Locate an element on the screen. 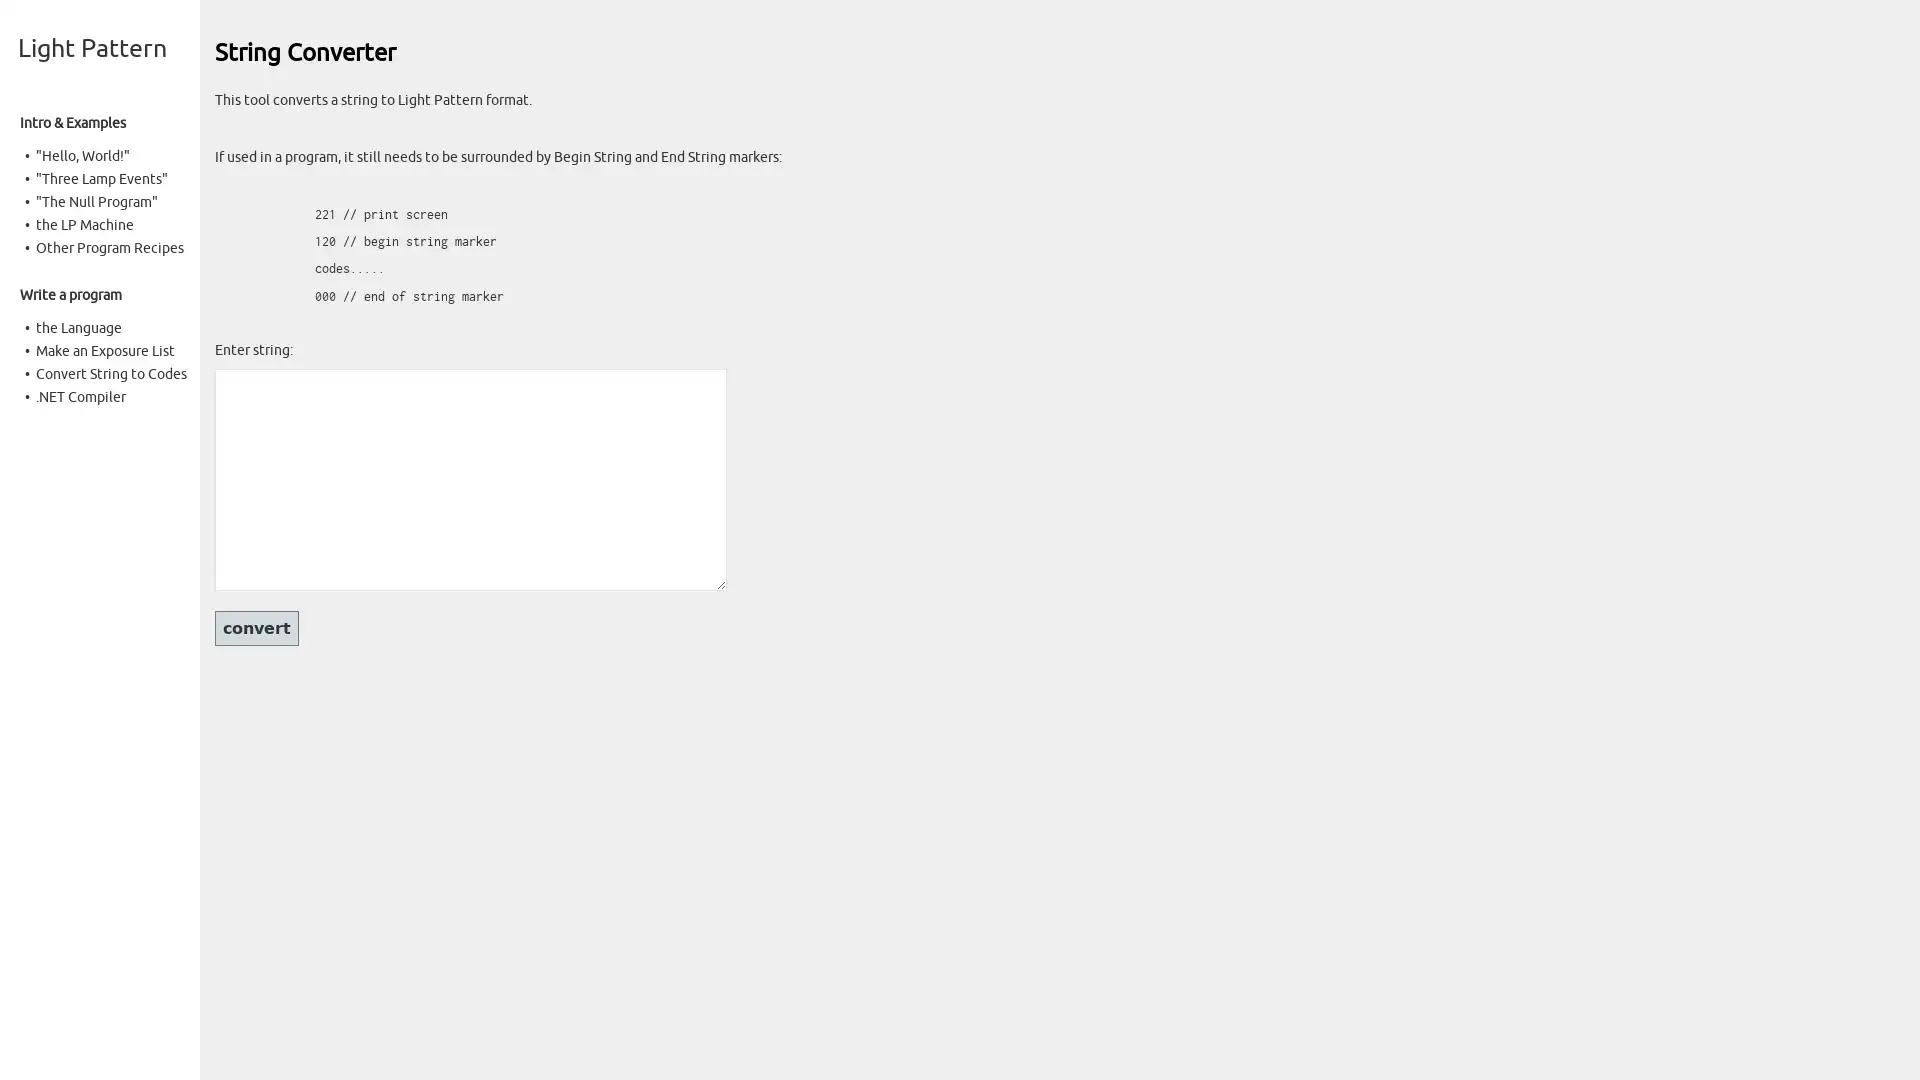 The width and height of the screenshot is (1920, 1080). convert is located at coordinates (256, 627).